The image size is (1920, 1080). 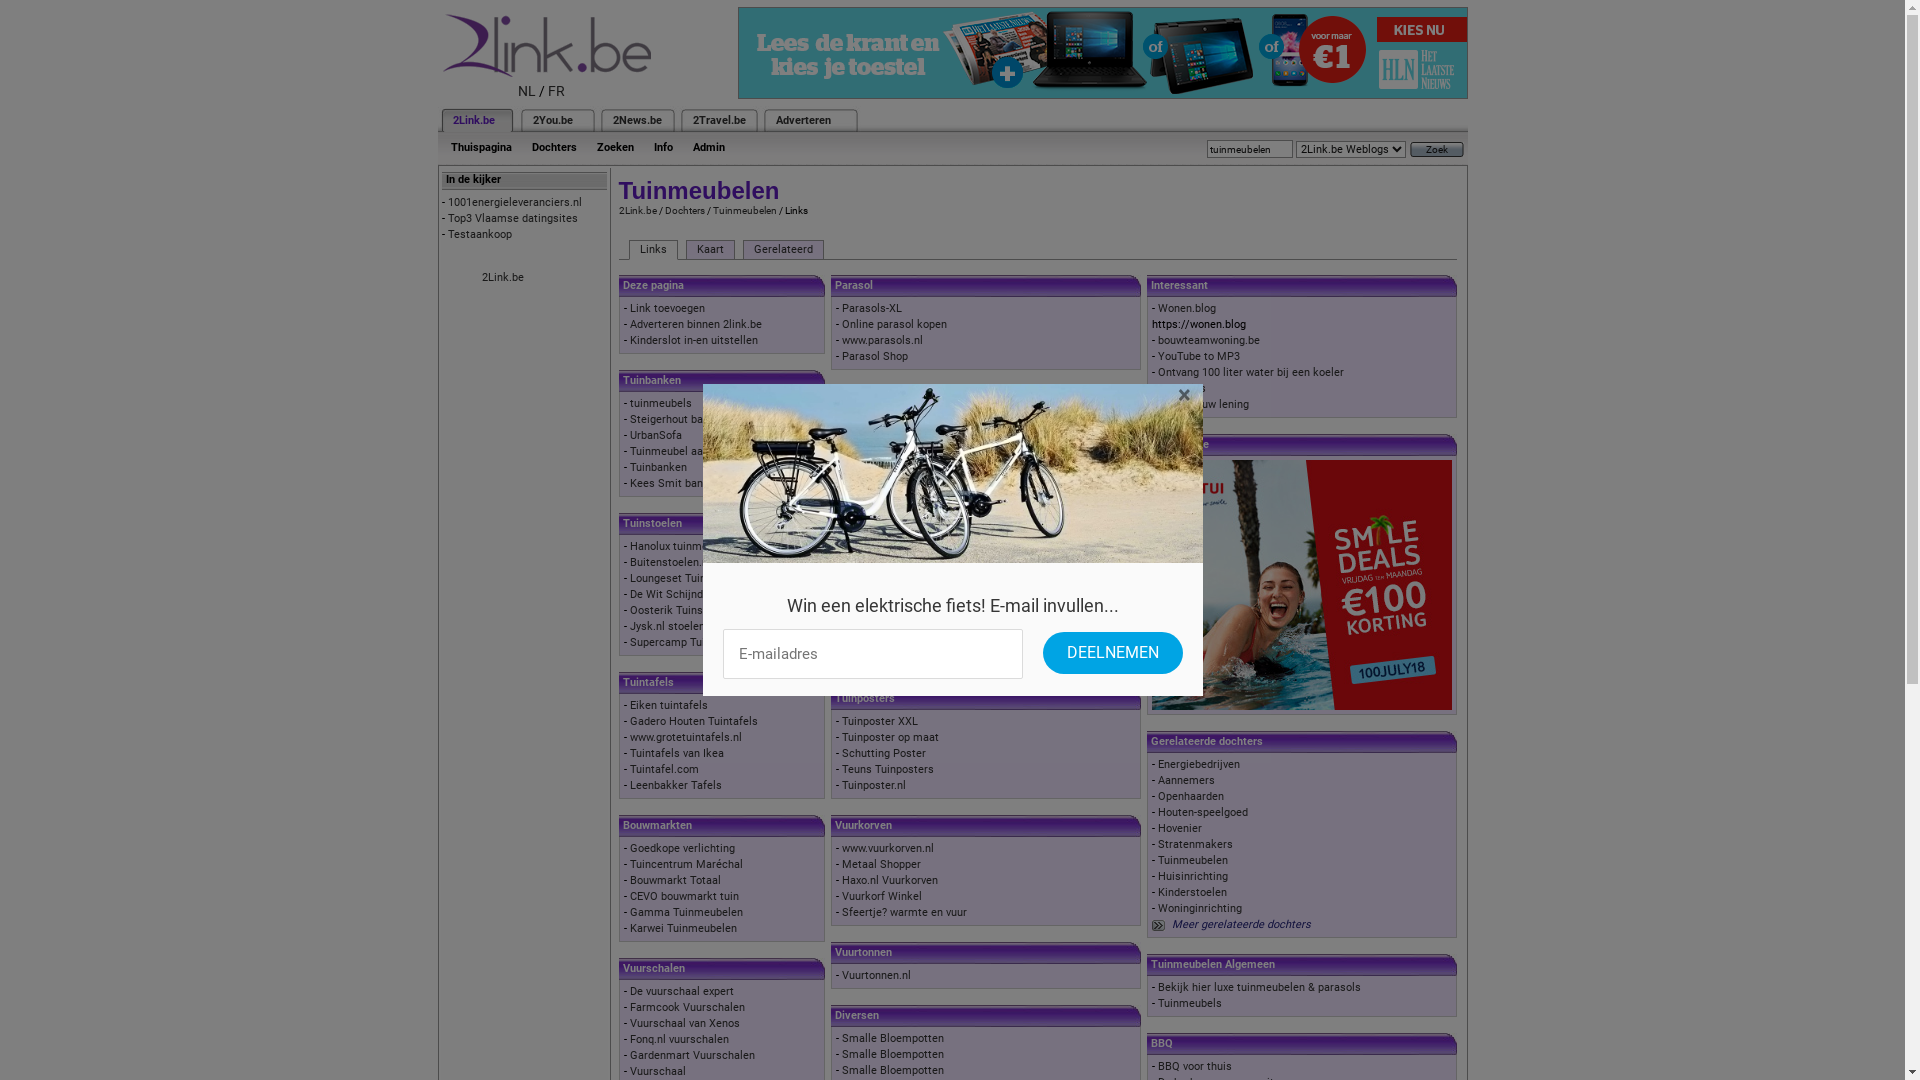 What do you see at coordinates (1202, 404) in the screenshot?
I see `'Bereken uw lening'` at bounding box center [1202, 404].